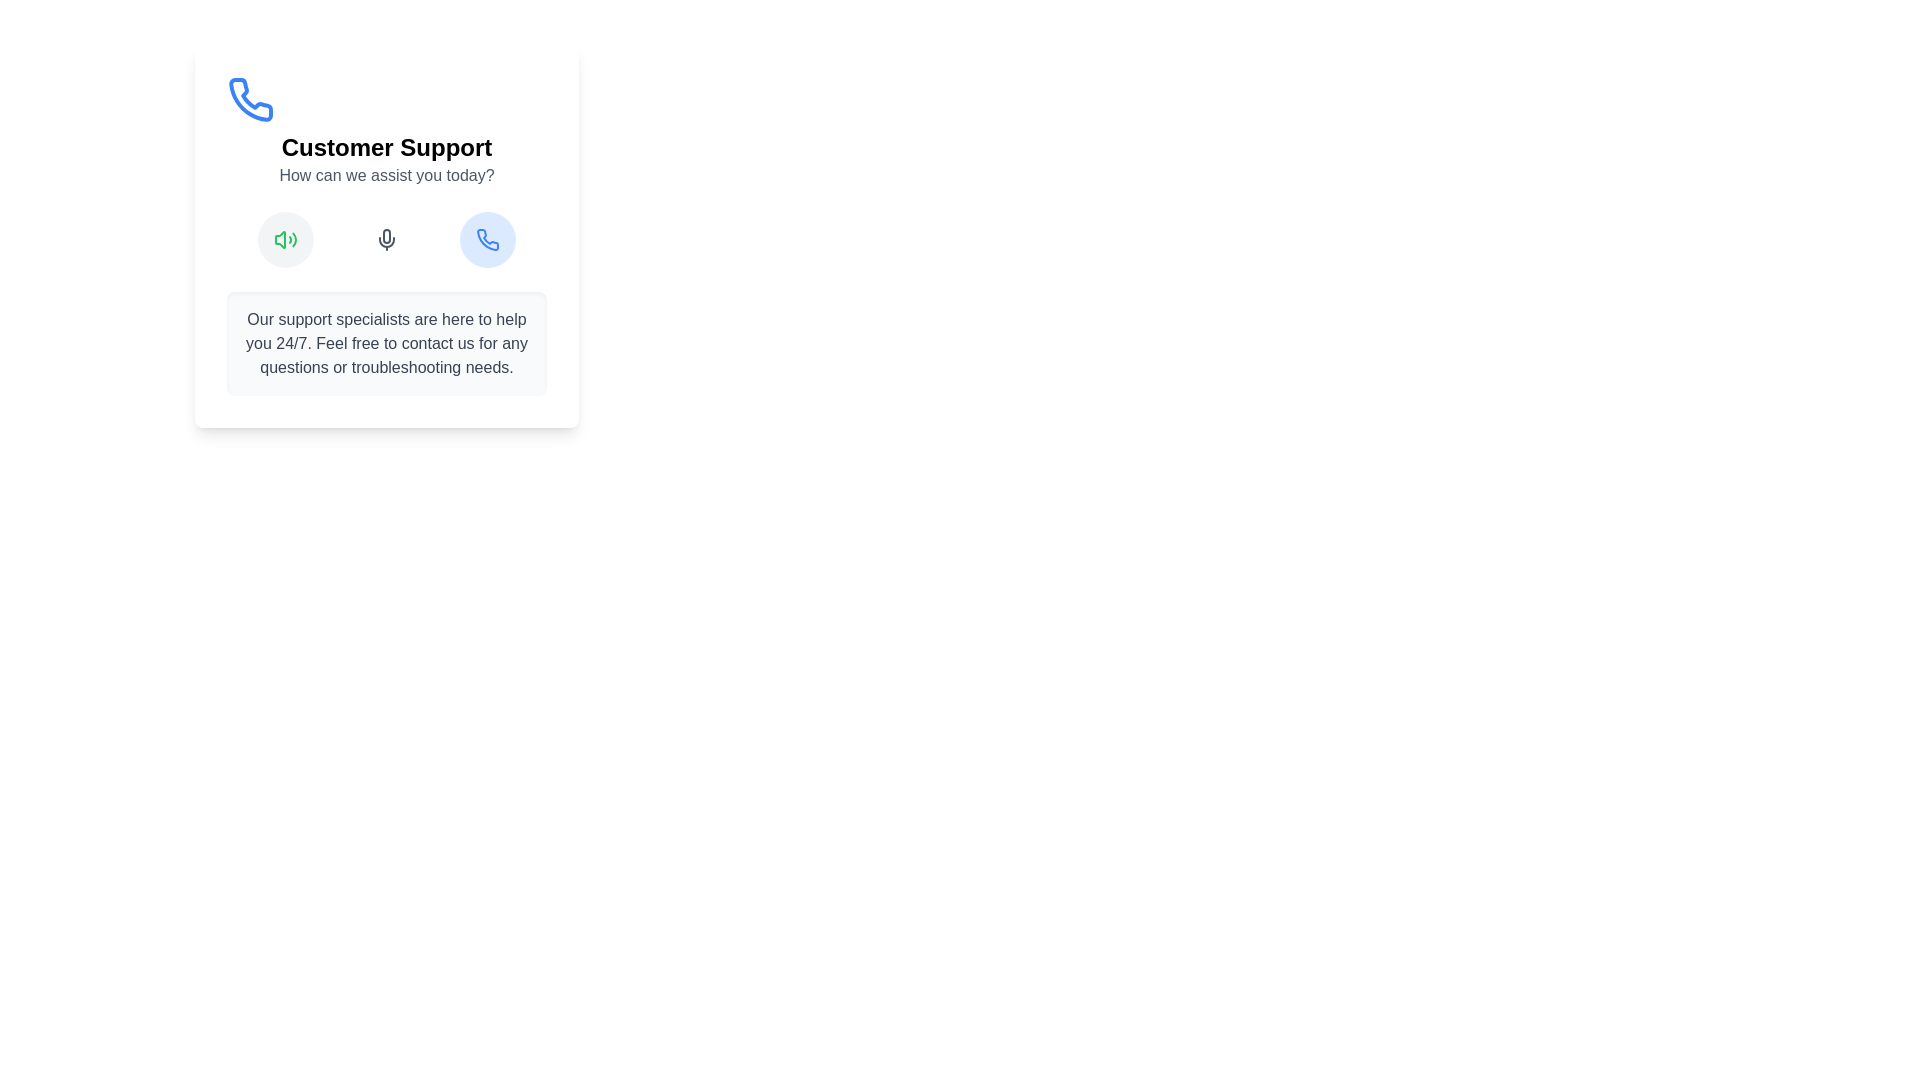  Describe the element at coordinates (387, 235) in the screenshot. I see `the microphone icon, which is the second icon in a row of three under the text 'How can we assist you today?'` at that location.